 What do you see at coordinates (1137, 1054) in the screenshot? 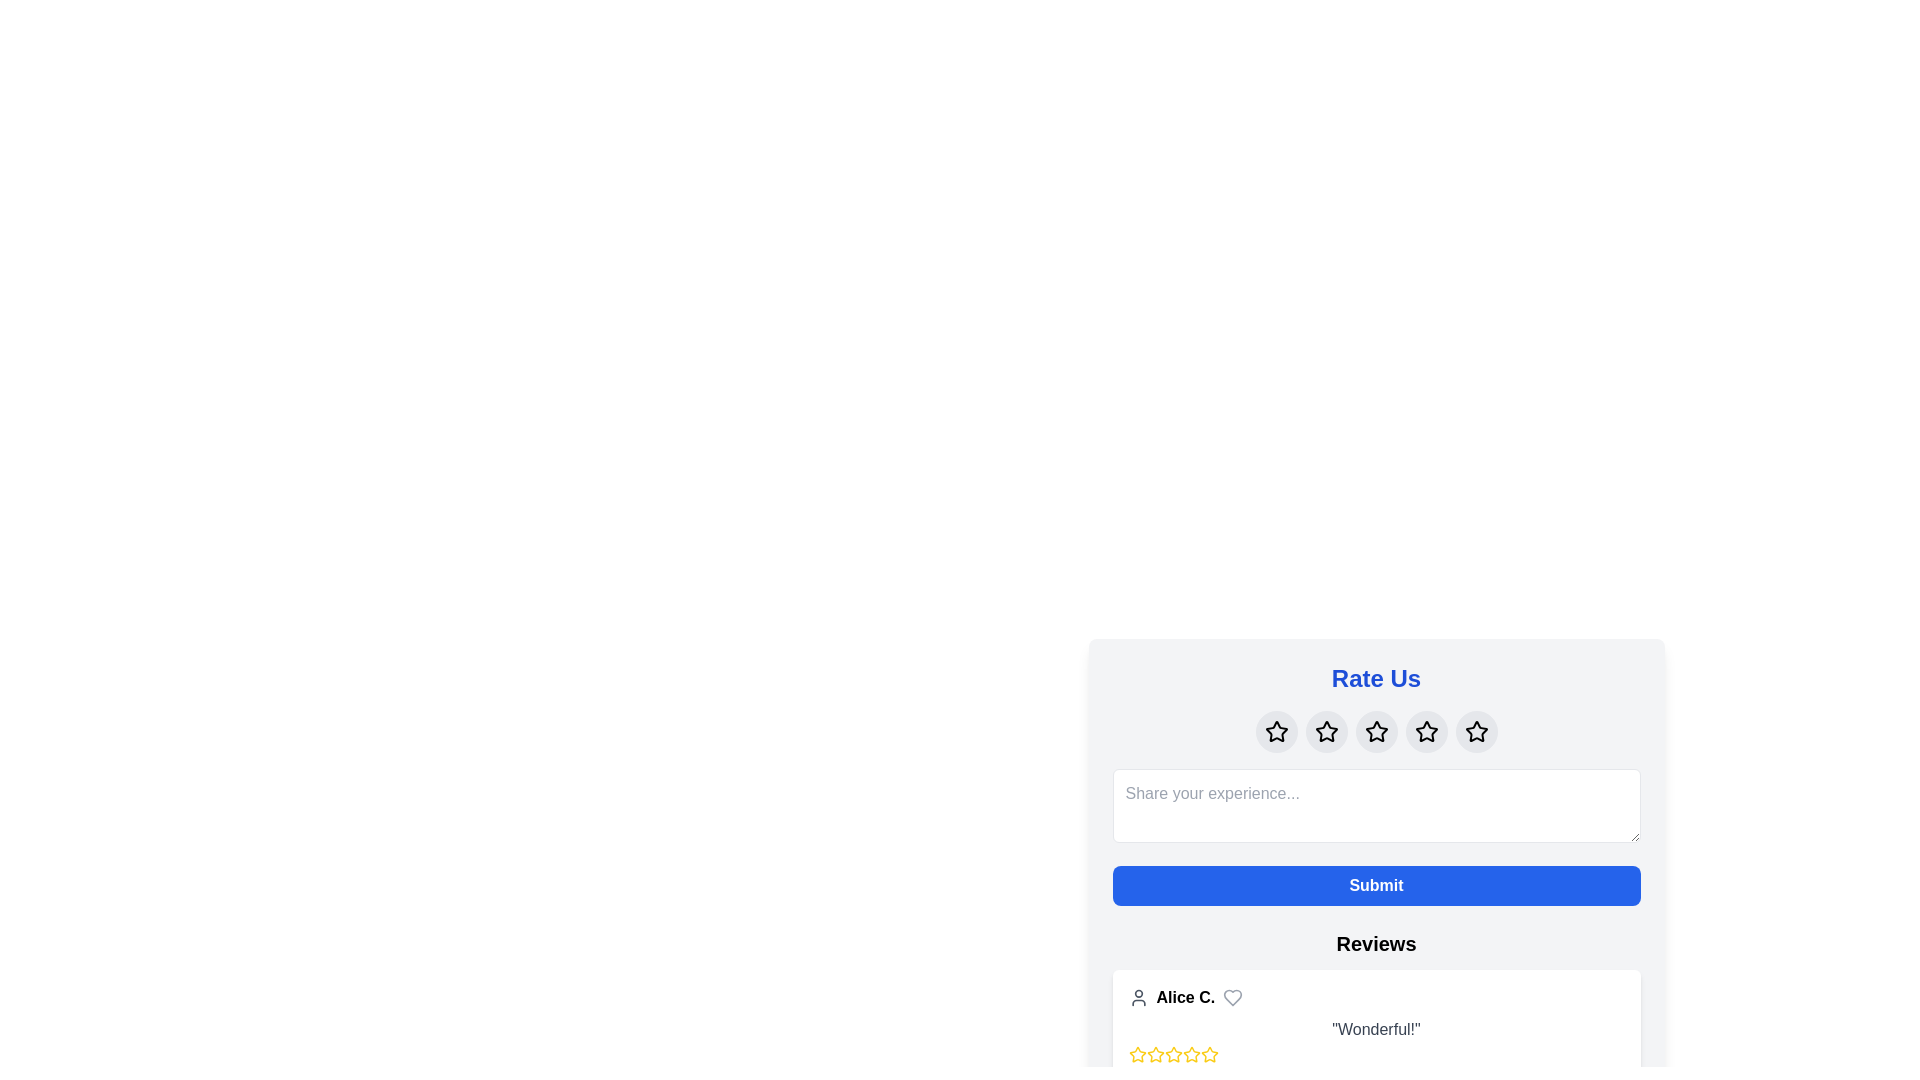
I see `the first star in the rating system located under the user's review section, aligned to the left of the text line starting with 'Alice C.'` at bounding box center [1137, 1054].